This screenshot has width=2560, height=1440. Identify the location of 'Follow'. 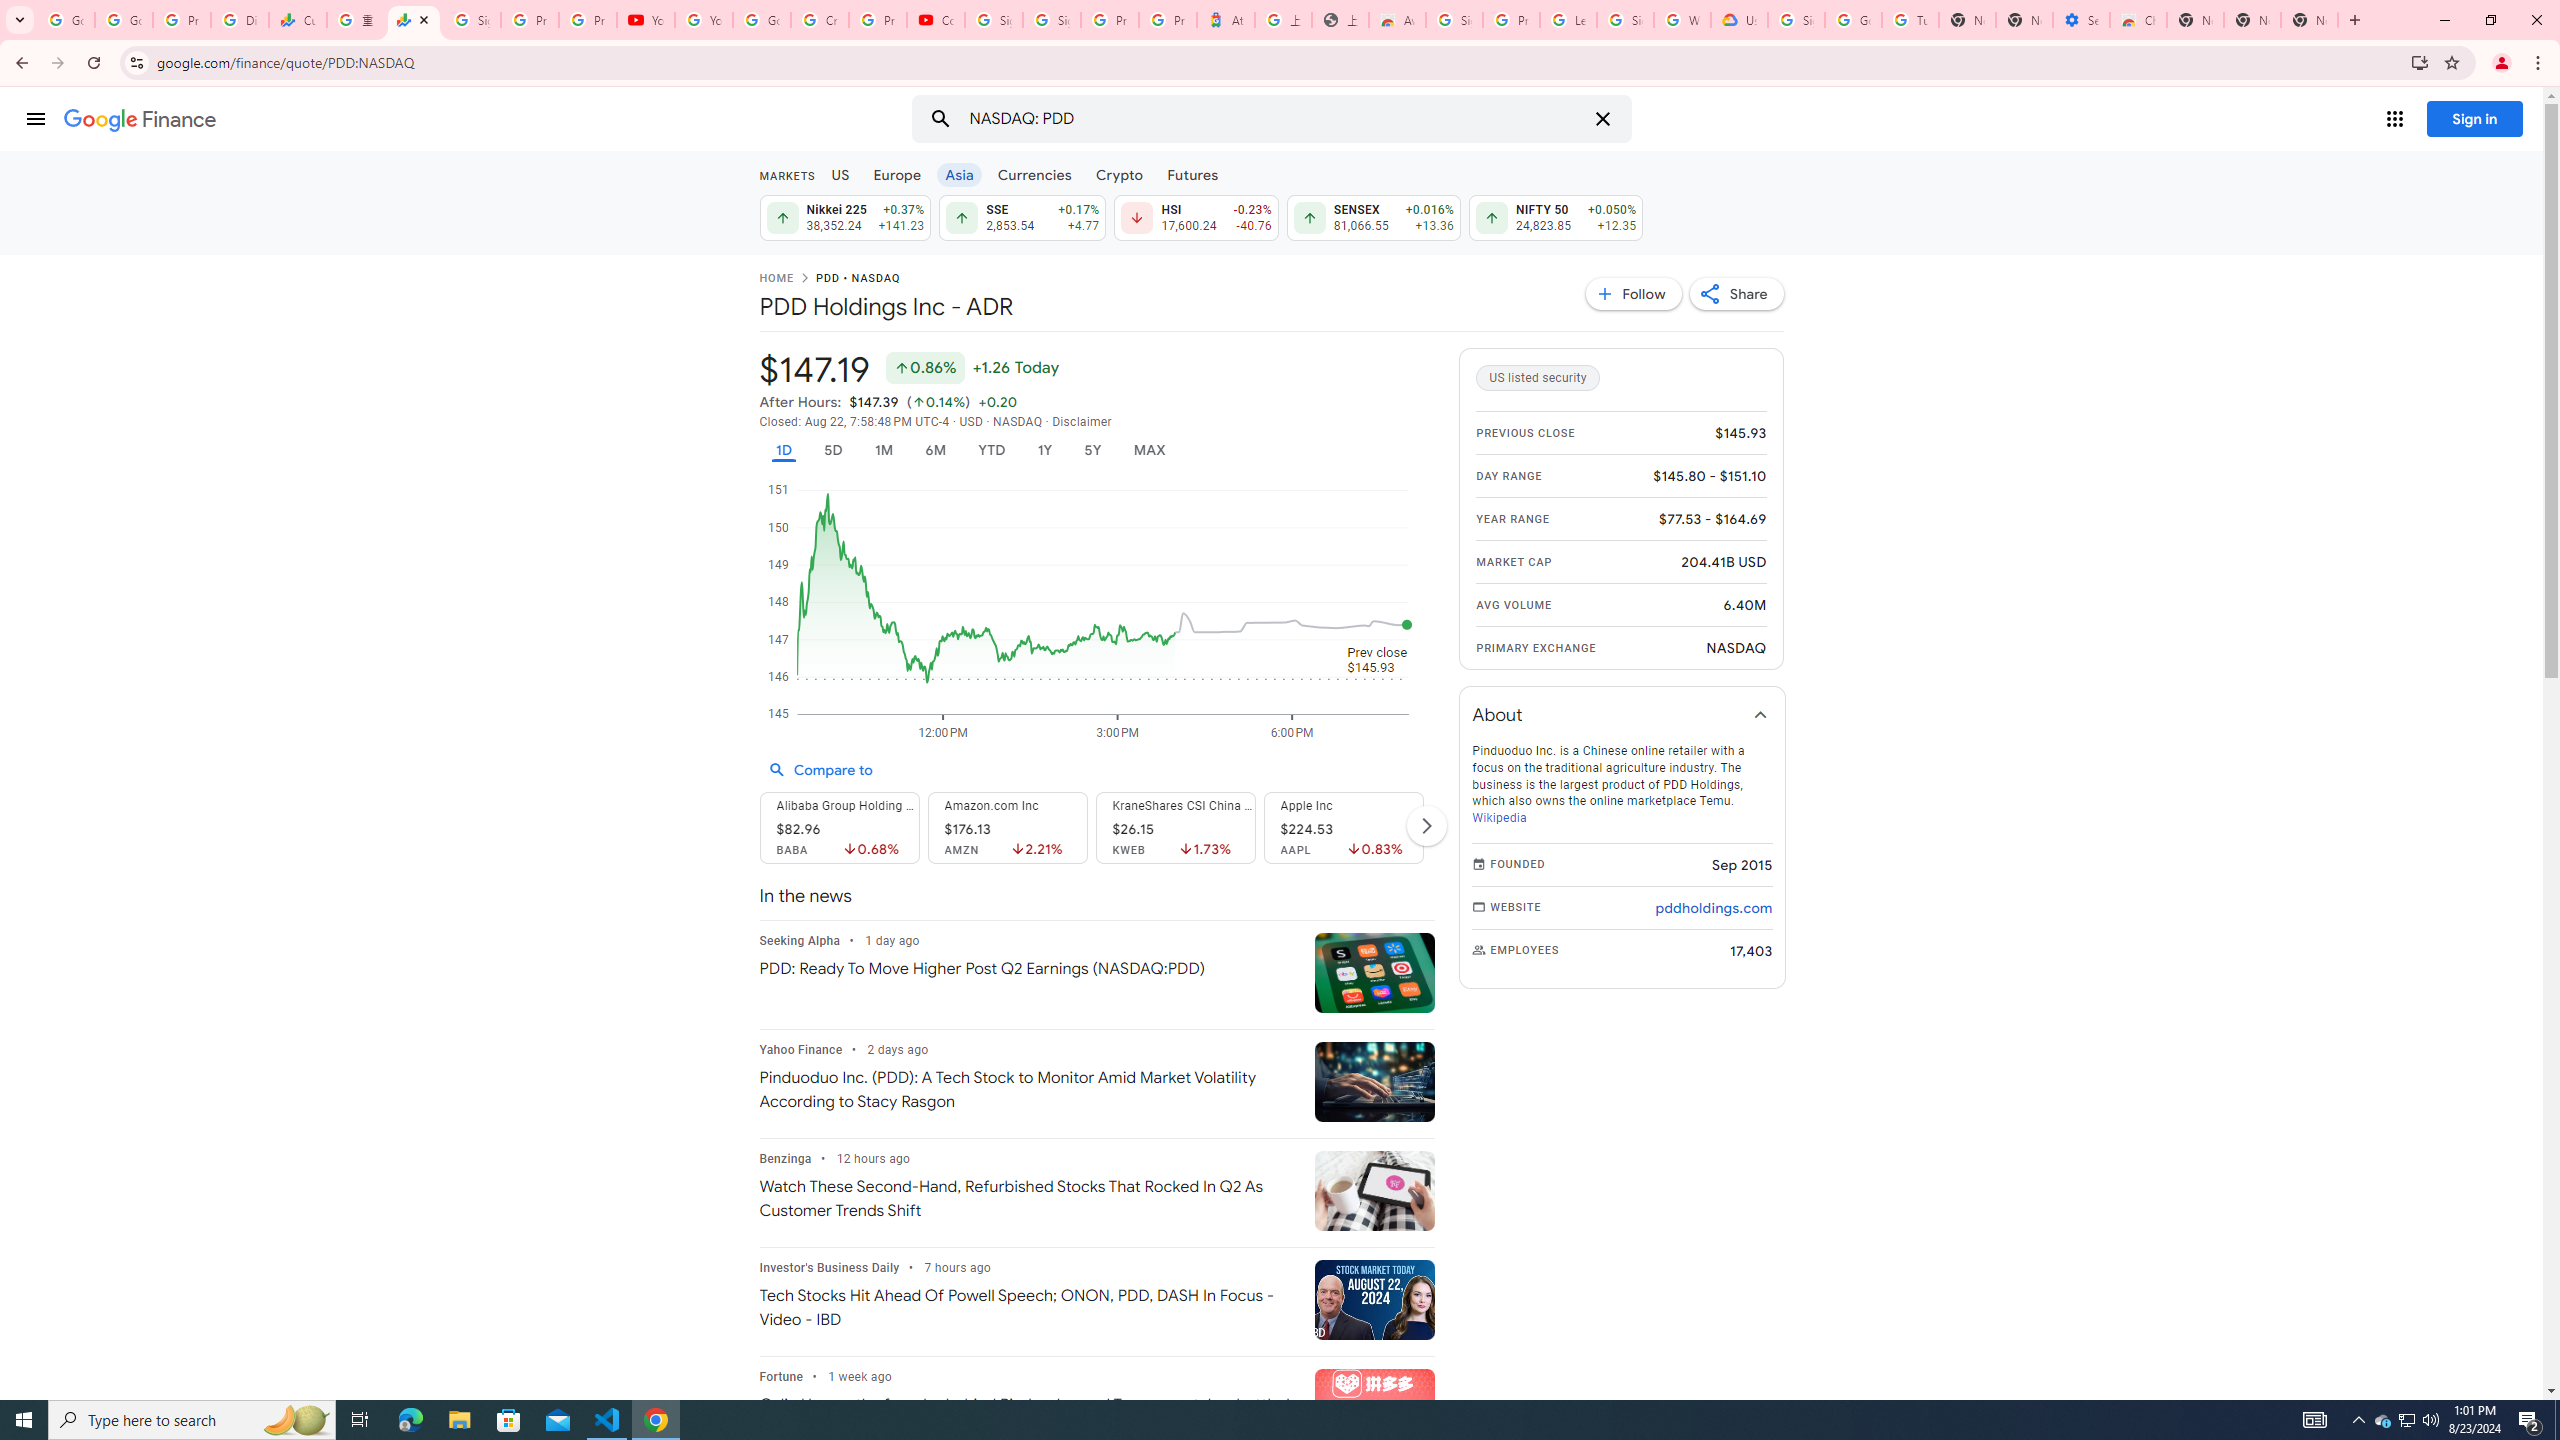
(1634, 292).